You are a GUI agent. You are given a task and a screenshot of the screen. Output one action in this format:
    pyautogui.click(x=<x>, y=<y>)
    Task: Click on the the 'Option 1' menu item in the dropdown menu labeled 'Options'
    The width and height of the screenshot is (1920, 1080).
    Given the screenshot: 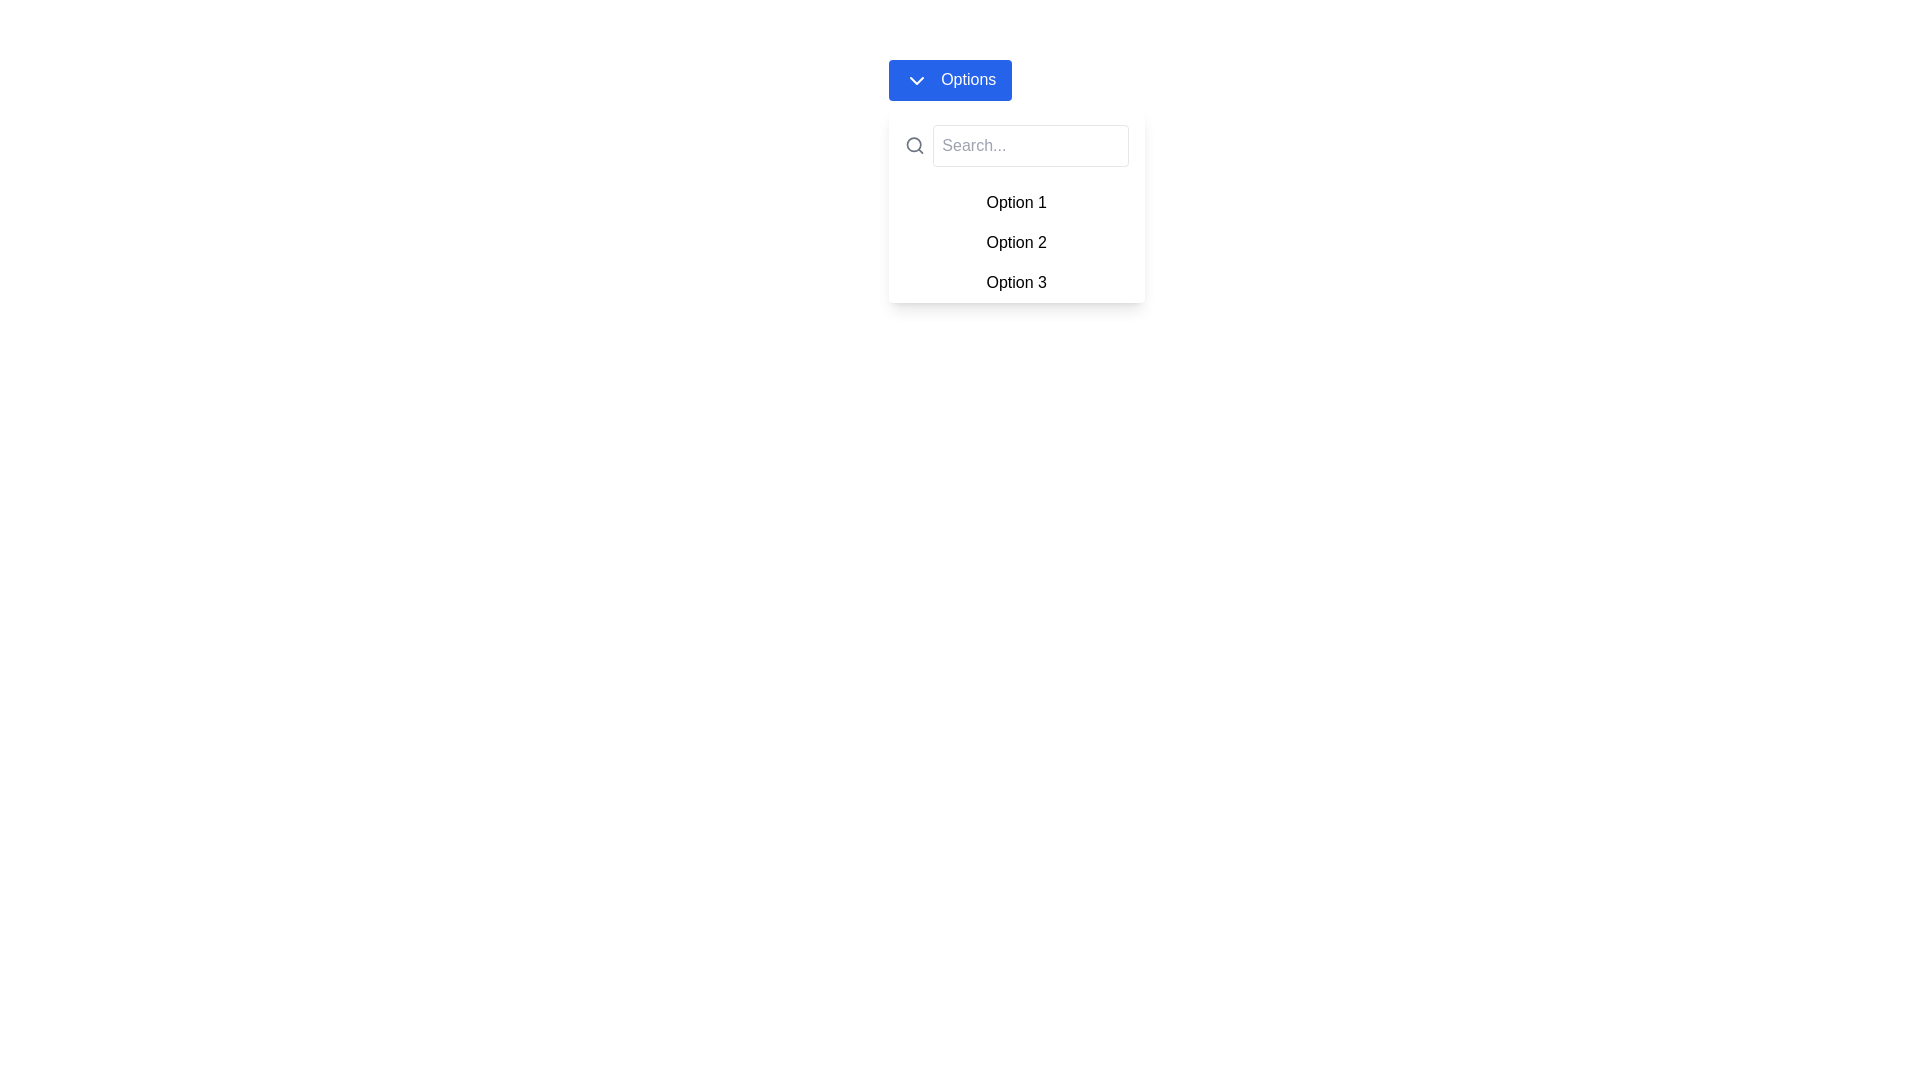 What is the action you would take?
    pyautogui.click(x=1016, y=202)
    